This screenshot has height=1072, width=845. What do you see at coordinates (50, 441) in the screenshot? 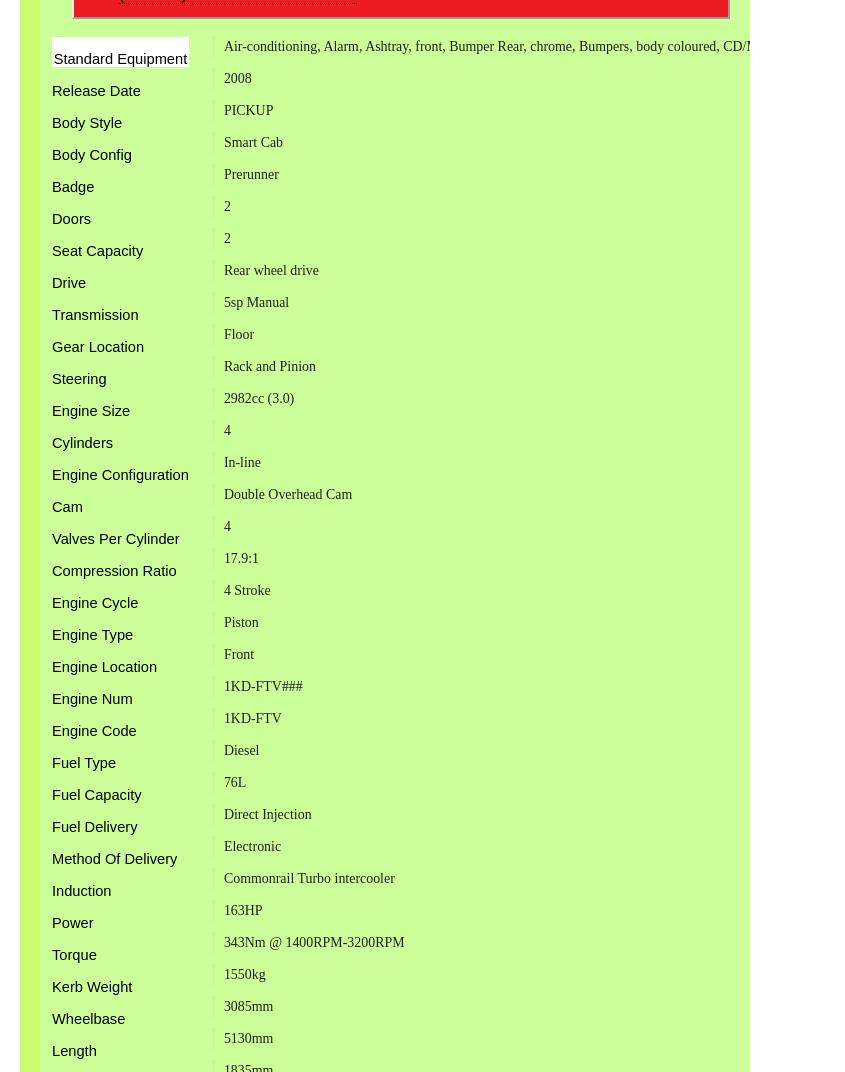
I see `'Cylinders'` at bounding box center [50, 441].